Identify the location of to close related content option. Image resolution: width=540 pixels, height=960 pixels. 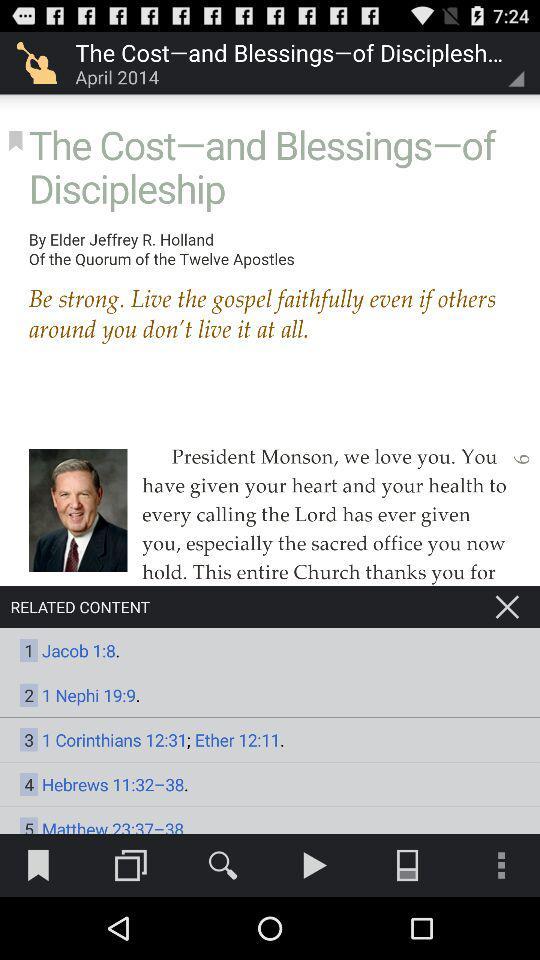
(507, 606).